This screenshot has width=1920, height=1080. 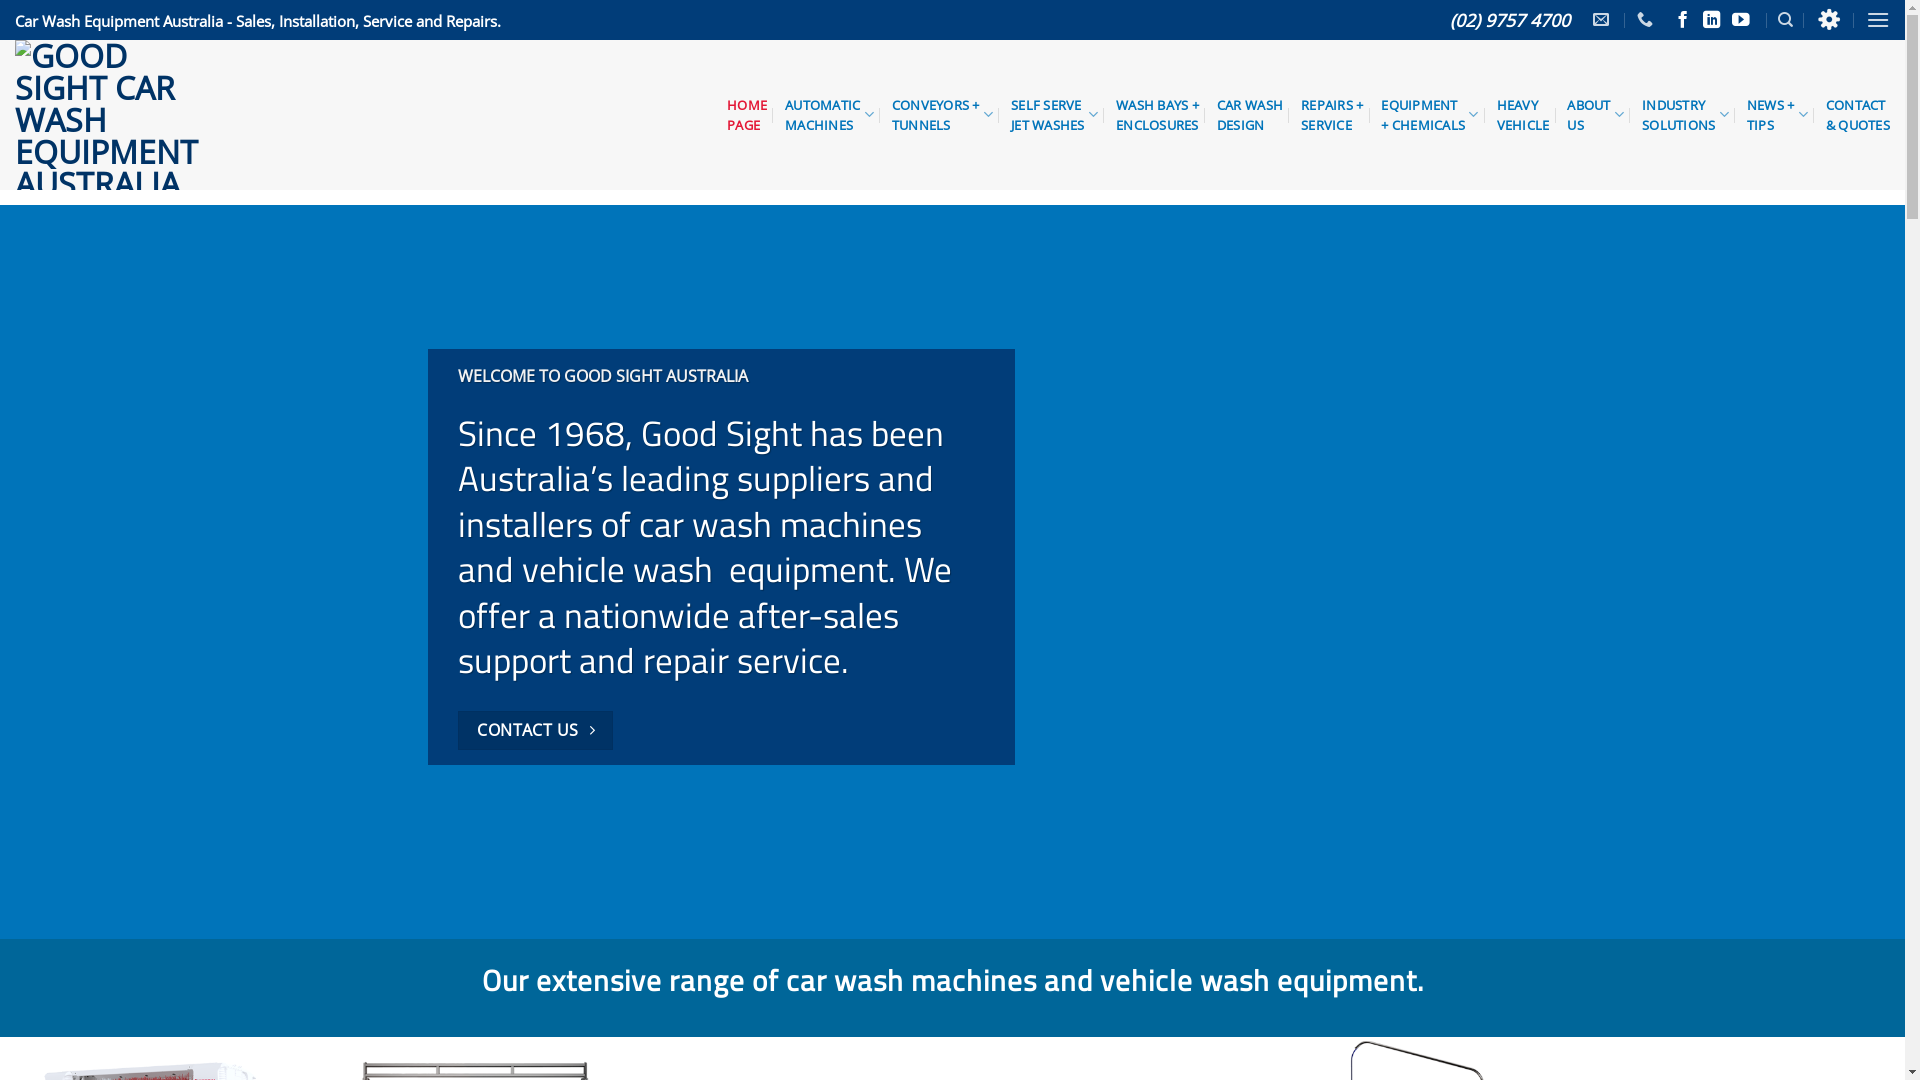 I want to click on 'CONVEYORS +, so click(x=941, y=115).